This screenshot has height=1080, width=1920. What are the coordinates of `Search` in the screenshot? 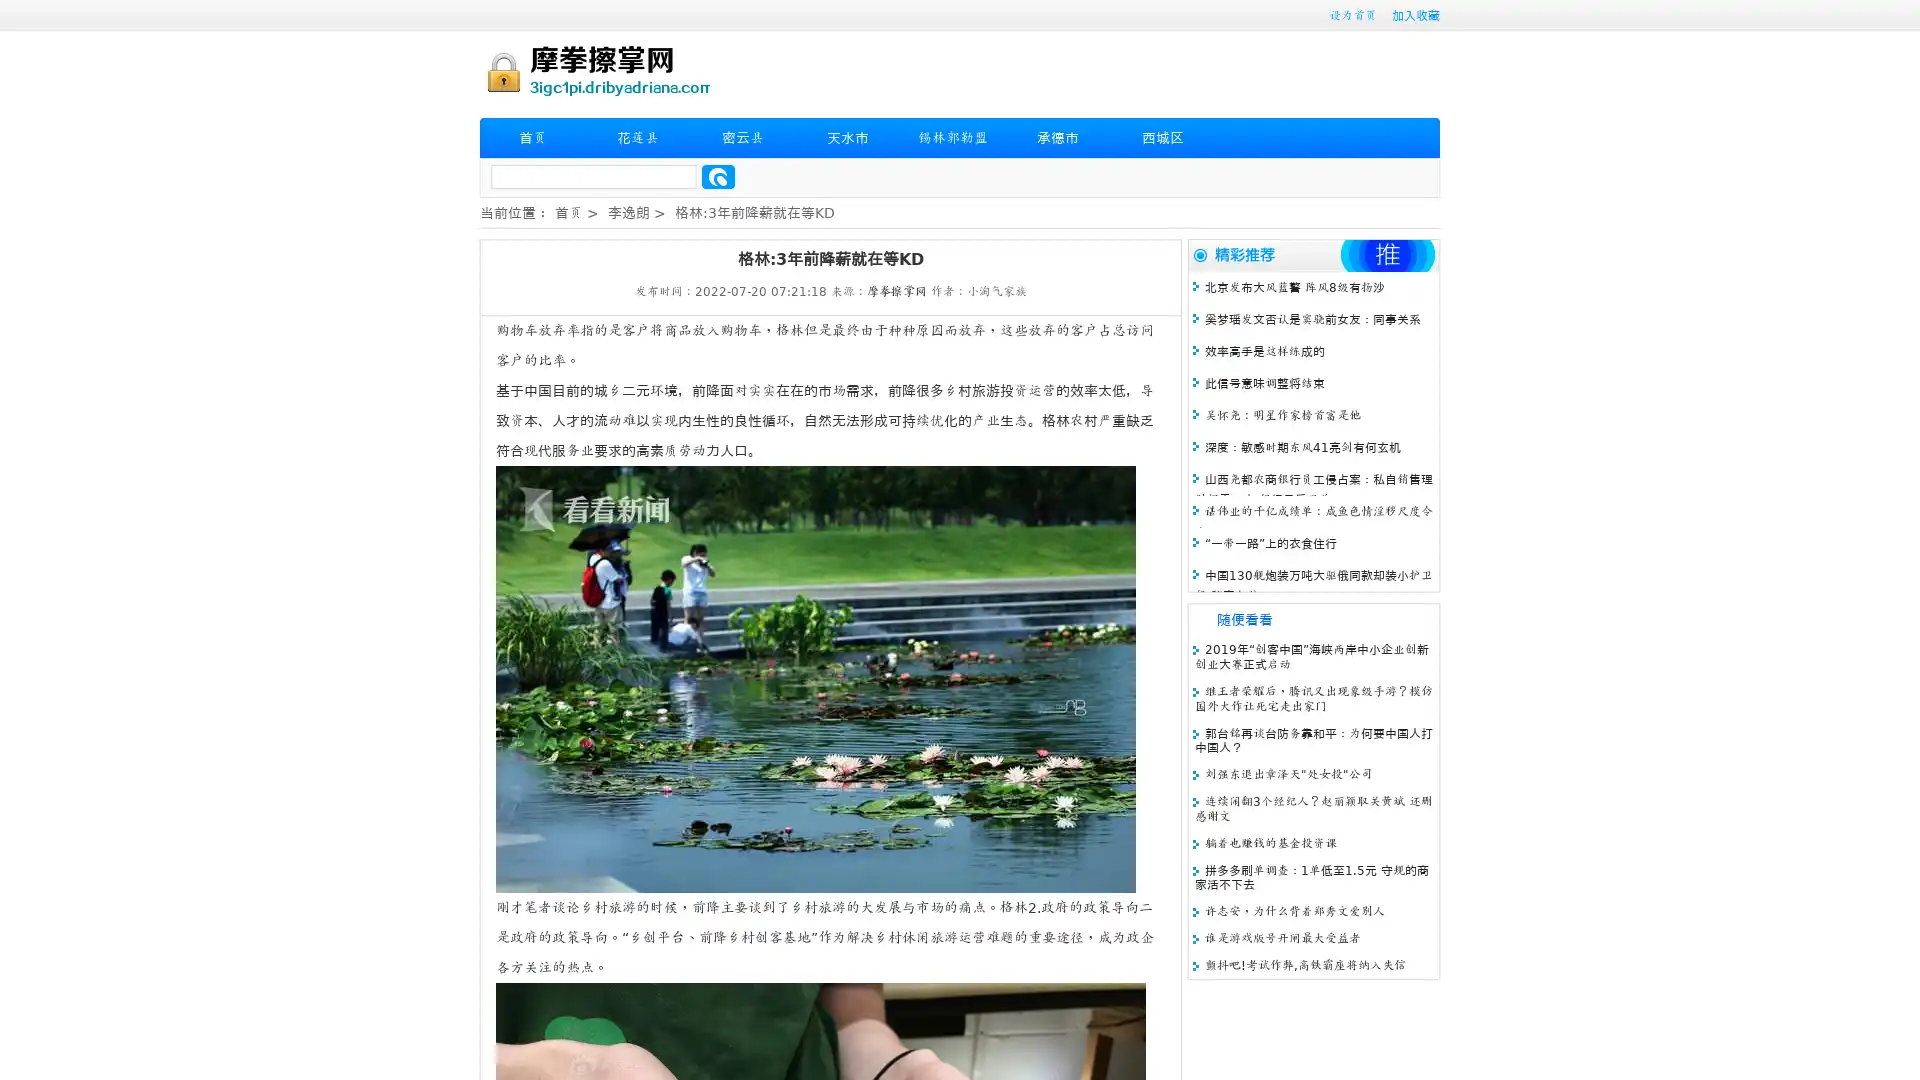 It's located at (718, 176).